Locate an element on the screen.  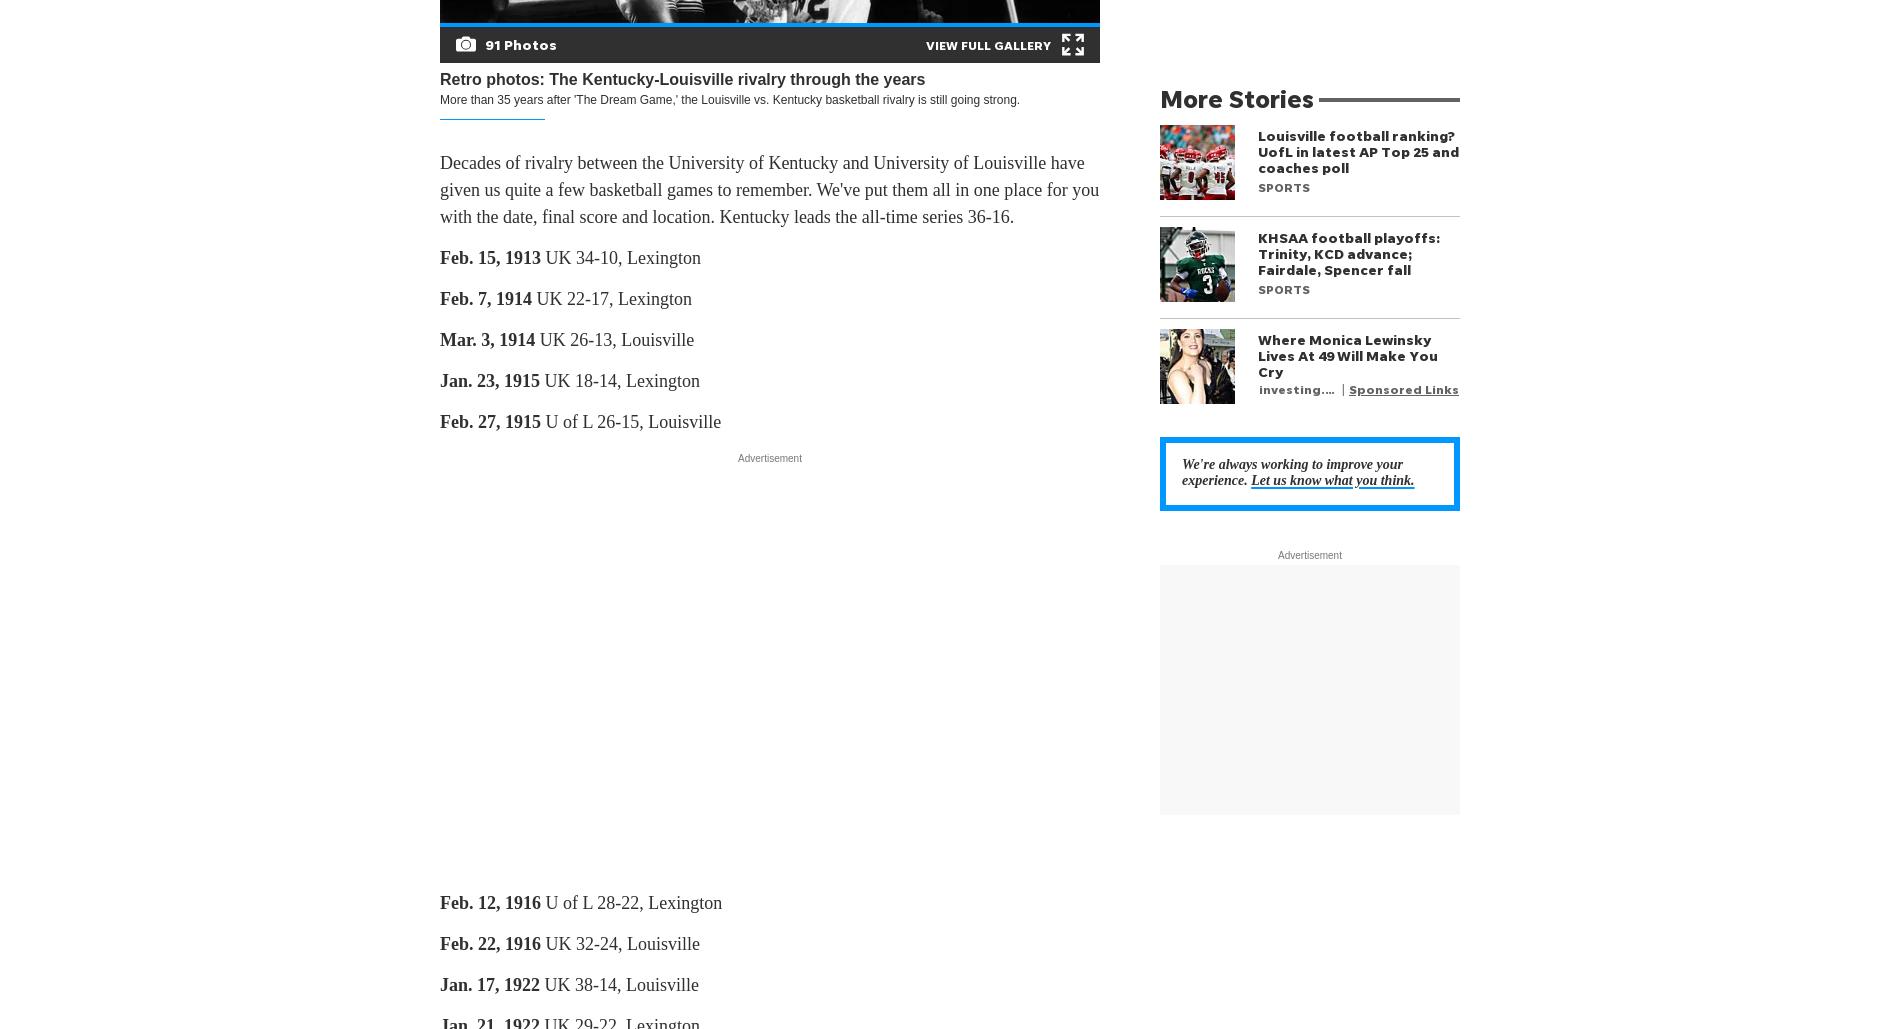
'UK 18-14, Lexington' is located at coordinates (619, 380).